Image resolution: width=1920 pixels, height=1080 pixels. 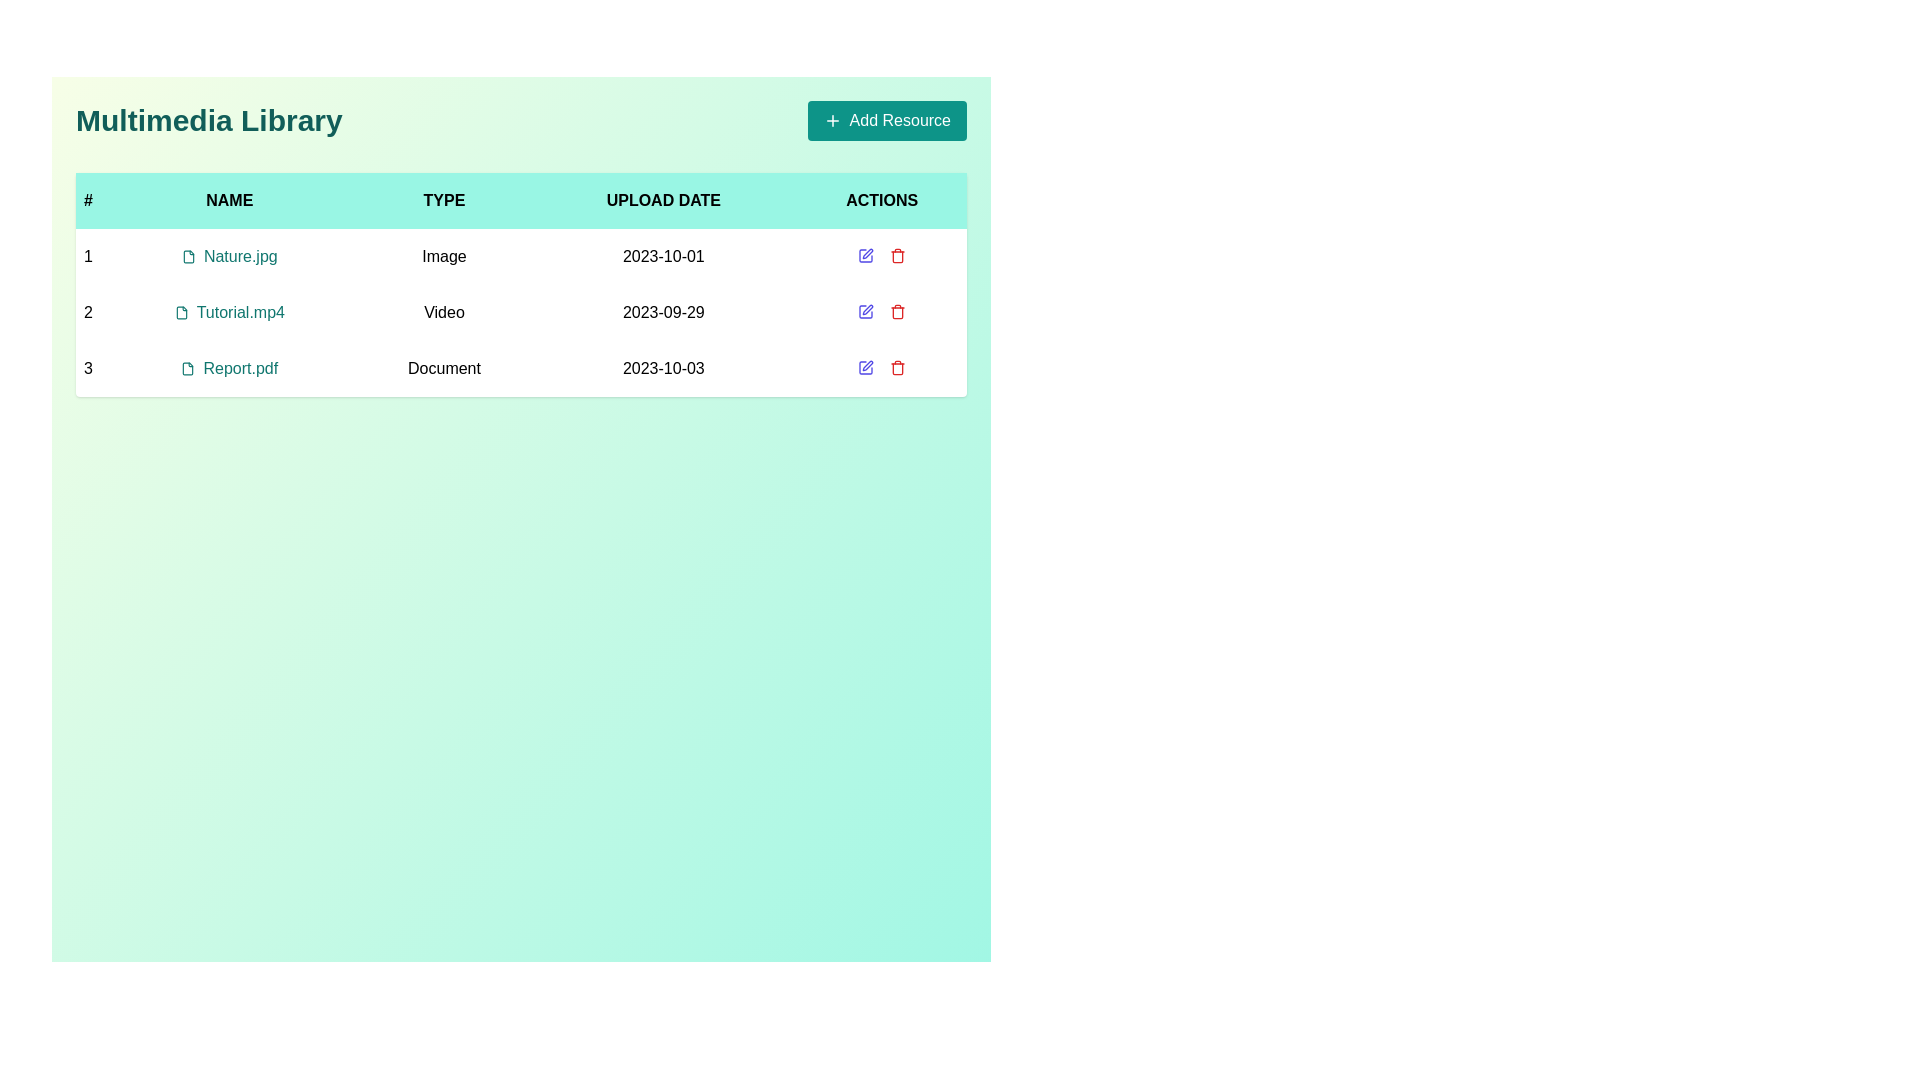 I want to click on the delete icon button located, so click(x=896, y=254).